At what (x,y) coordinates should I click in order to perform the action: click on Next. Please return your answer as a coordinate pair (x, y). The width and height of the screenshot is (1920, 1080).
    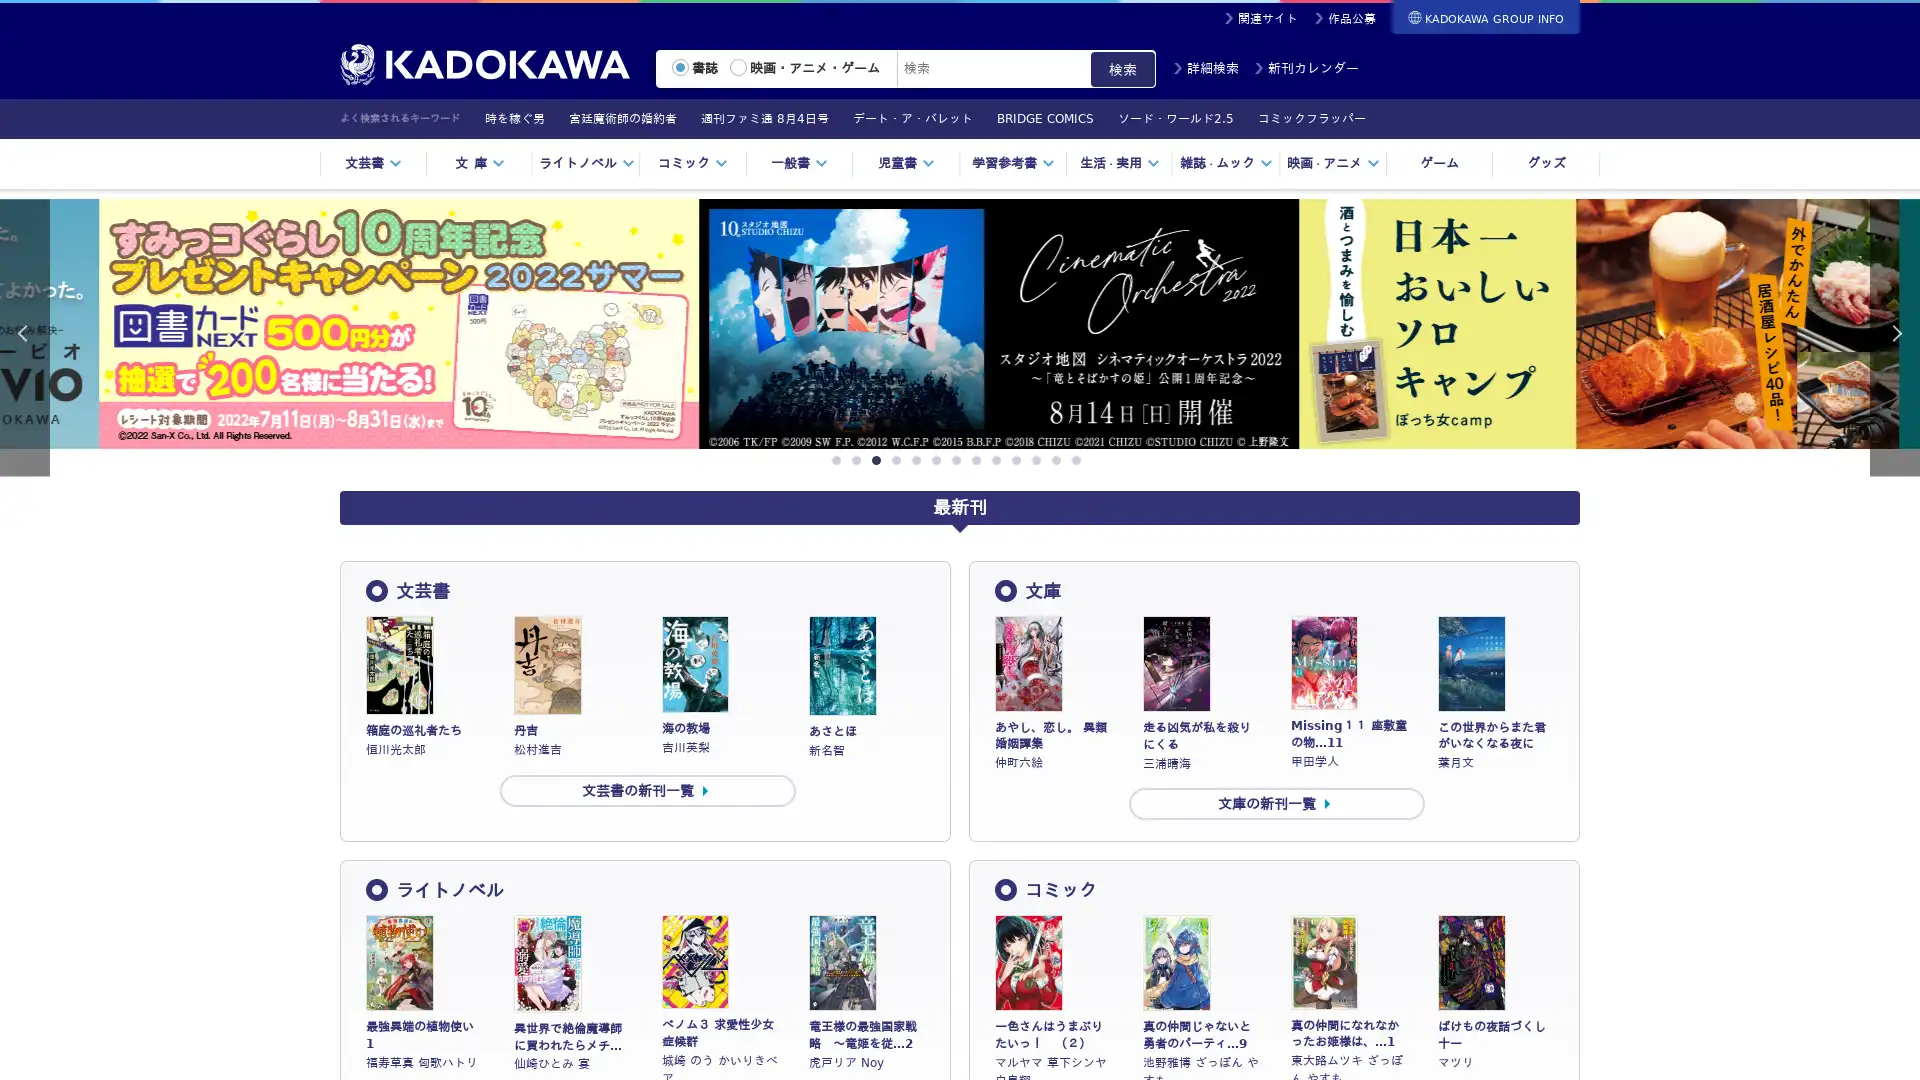
    Looking at the image, I should click on (1593, 119).